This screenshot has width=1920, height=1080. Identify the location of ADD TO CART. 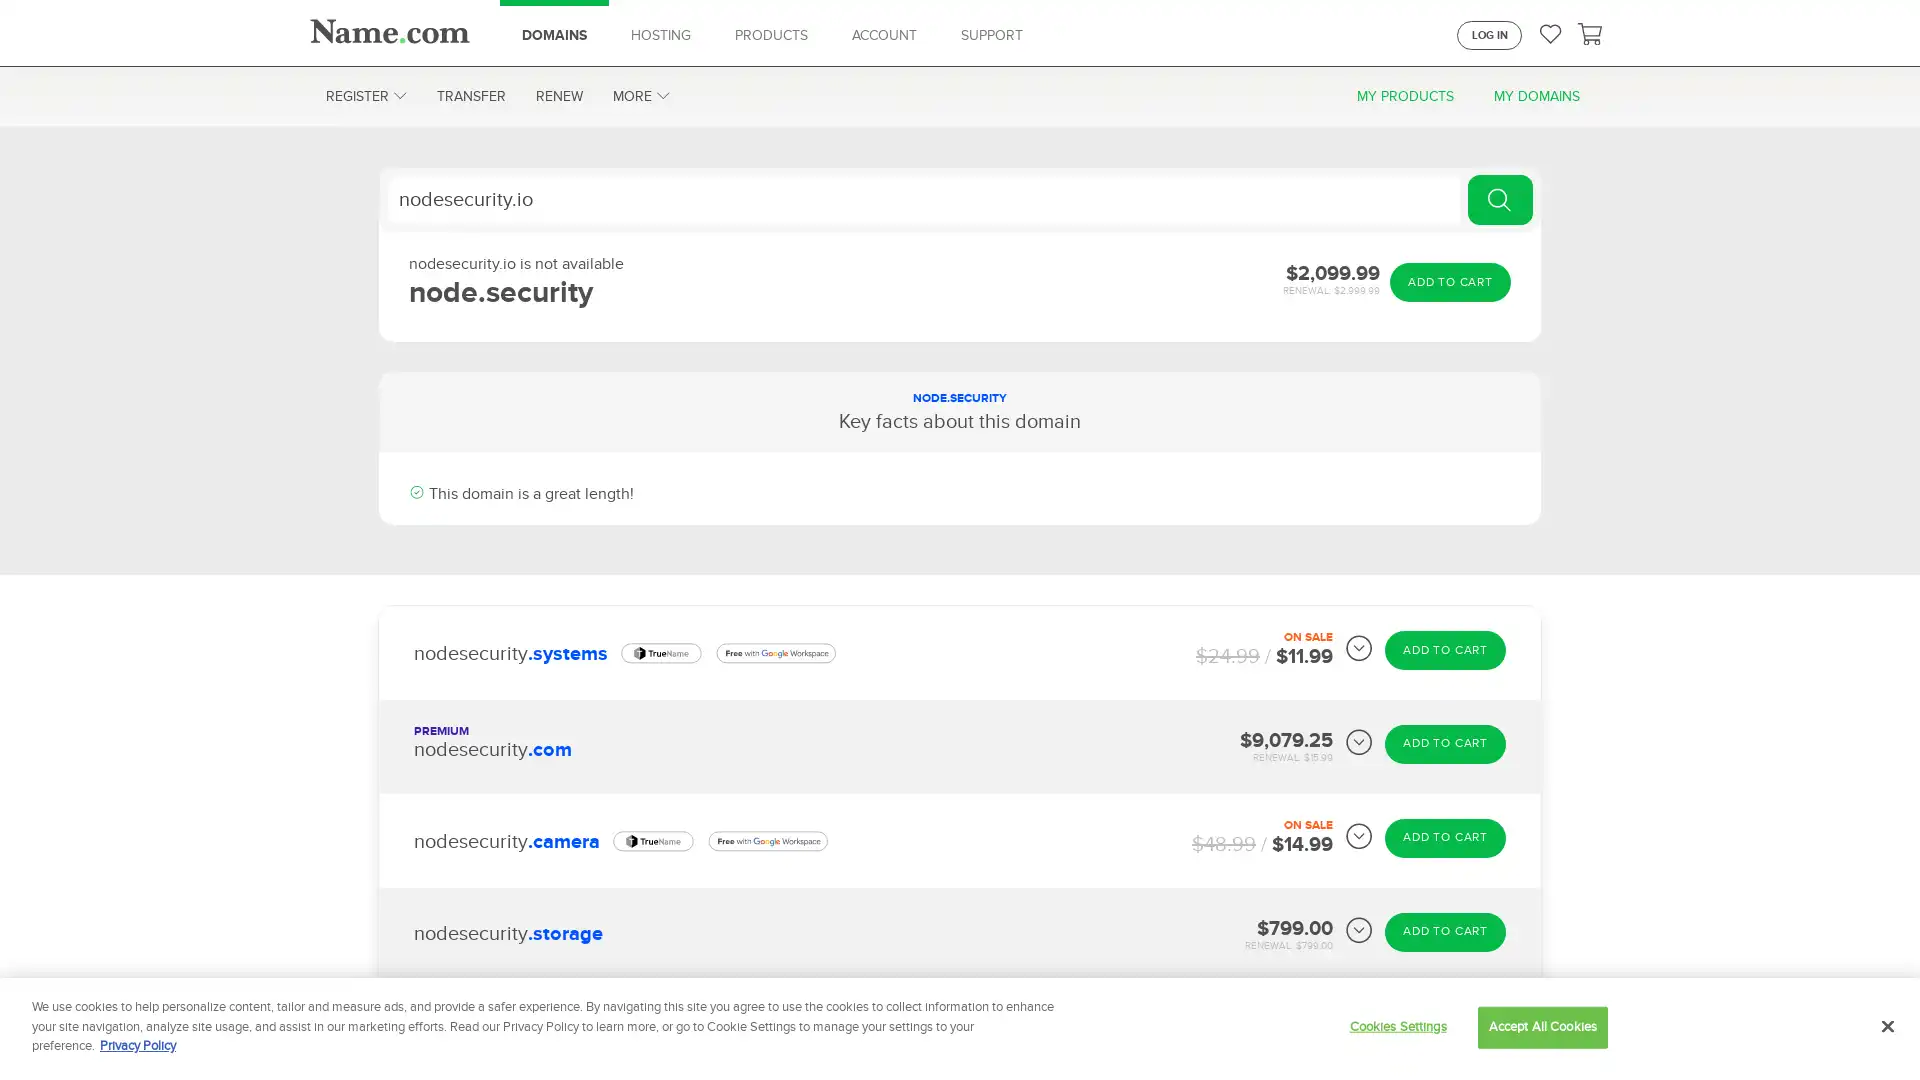
(1445, 744).